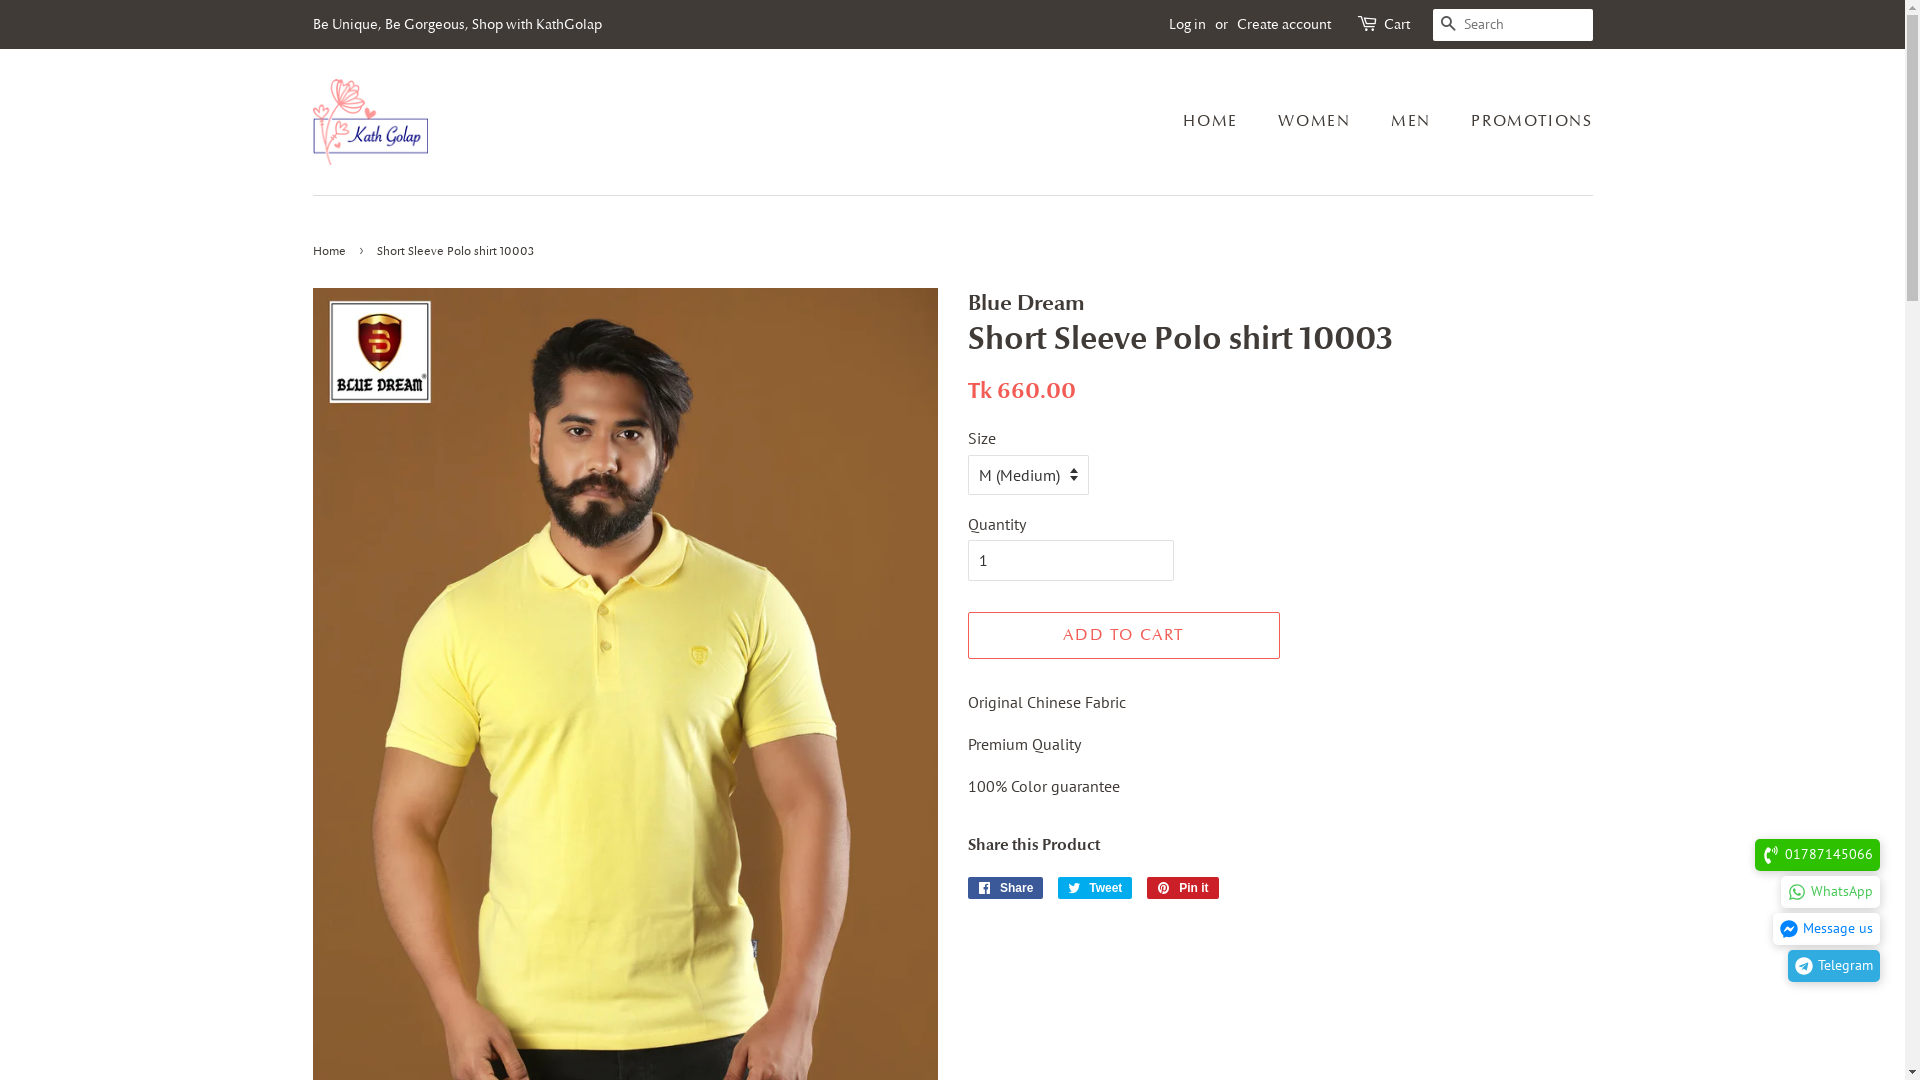 This screenshot has height=1080, width=1920. What do you see at coordinates (1522, 121) in the screenshot?
I see `'PROMOTIONS'` at bounding box center [1522, 121].